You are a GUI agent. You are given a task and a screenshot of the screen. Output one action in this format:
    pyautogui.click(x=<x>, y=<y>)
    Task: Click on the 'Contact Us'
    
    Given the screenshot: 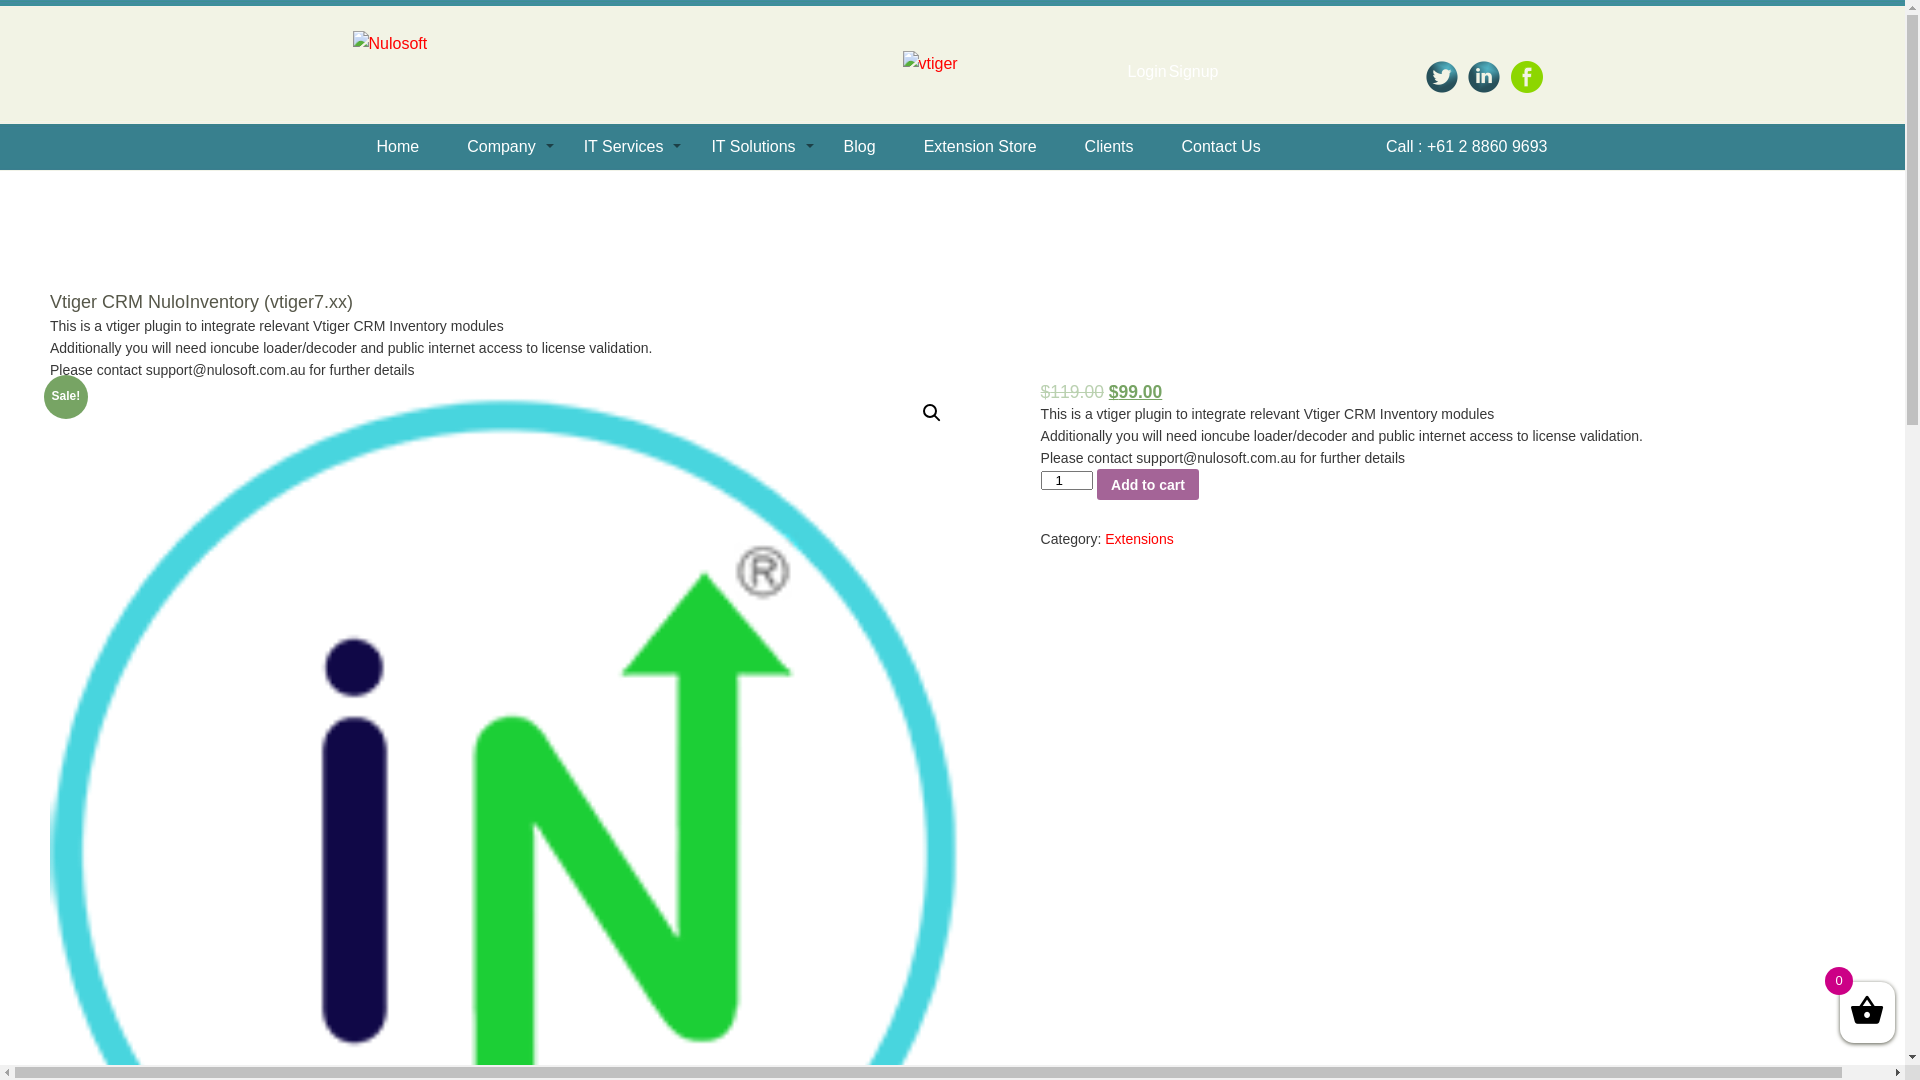 What is the action you would take?
    pyautogui.click(x=1220, y=145)
    